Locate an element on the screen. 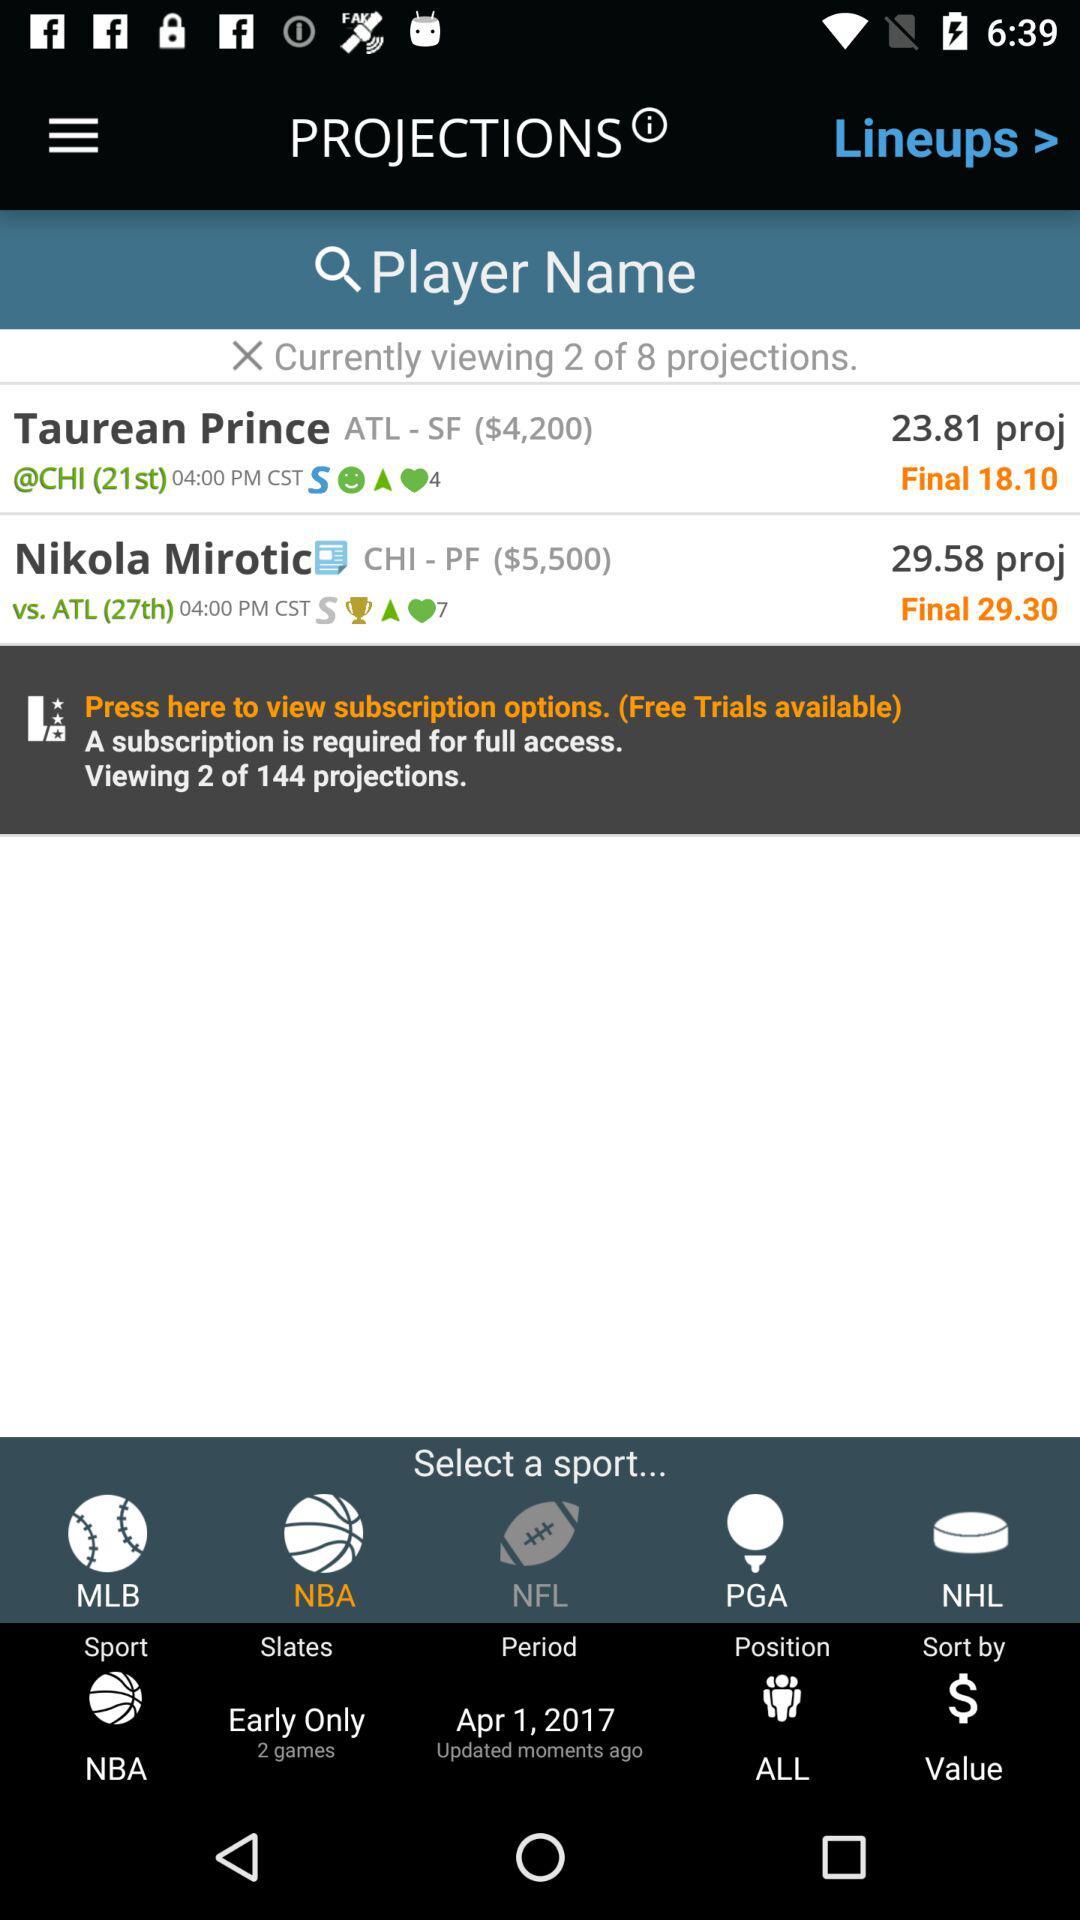 The image size is (1080, 1920). the arrow icon next to smiley is located at coordinates (381, 480).